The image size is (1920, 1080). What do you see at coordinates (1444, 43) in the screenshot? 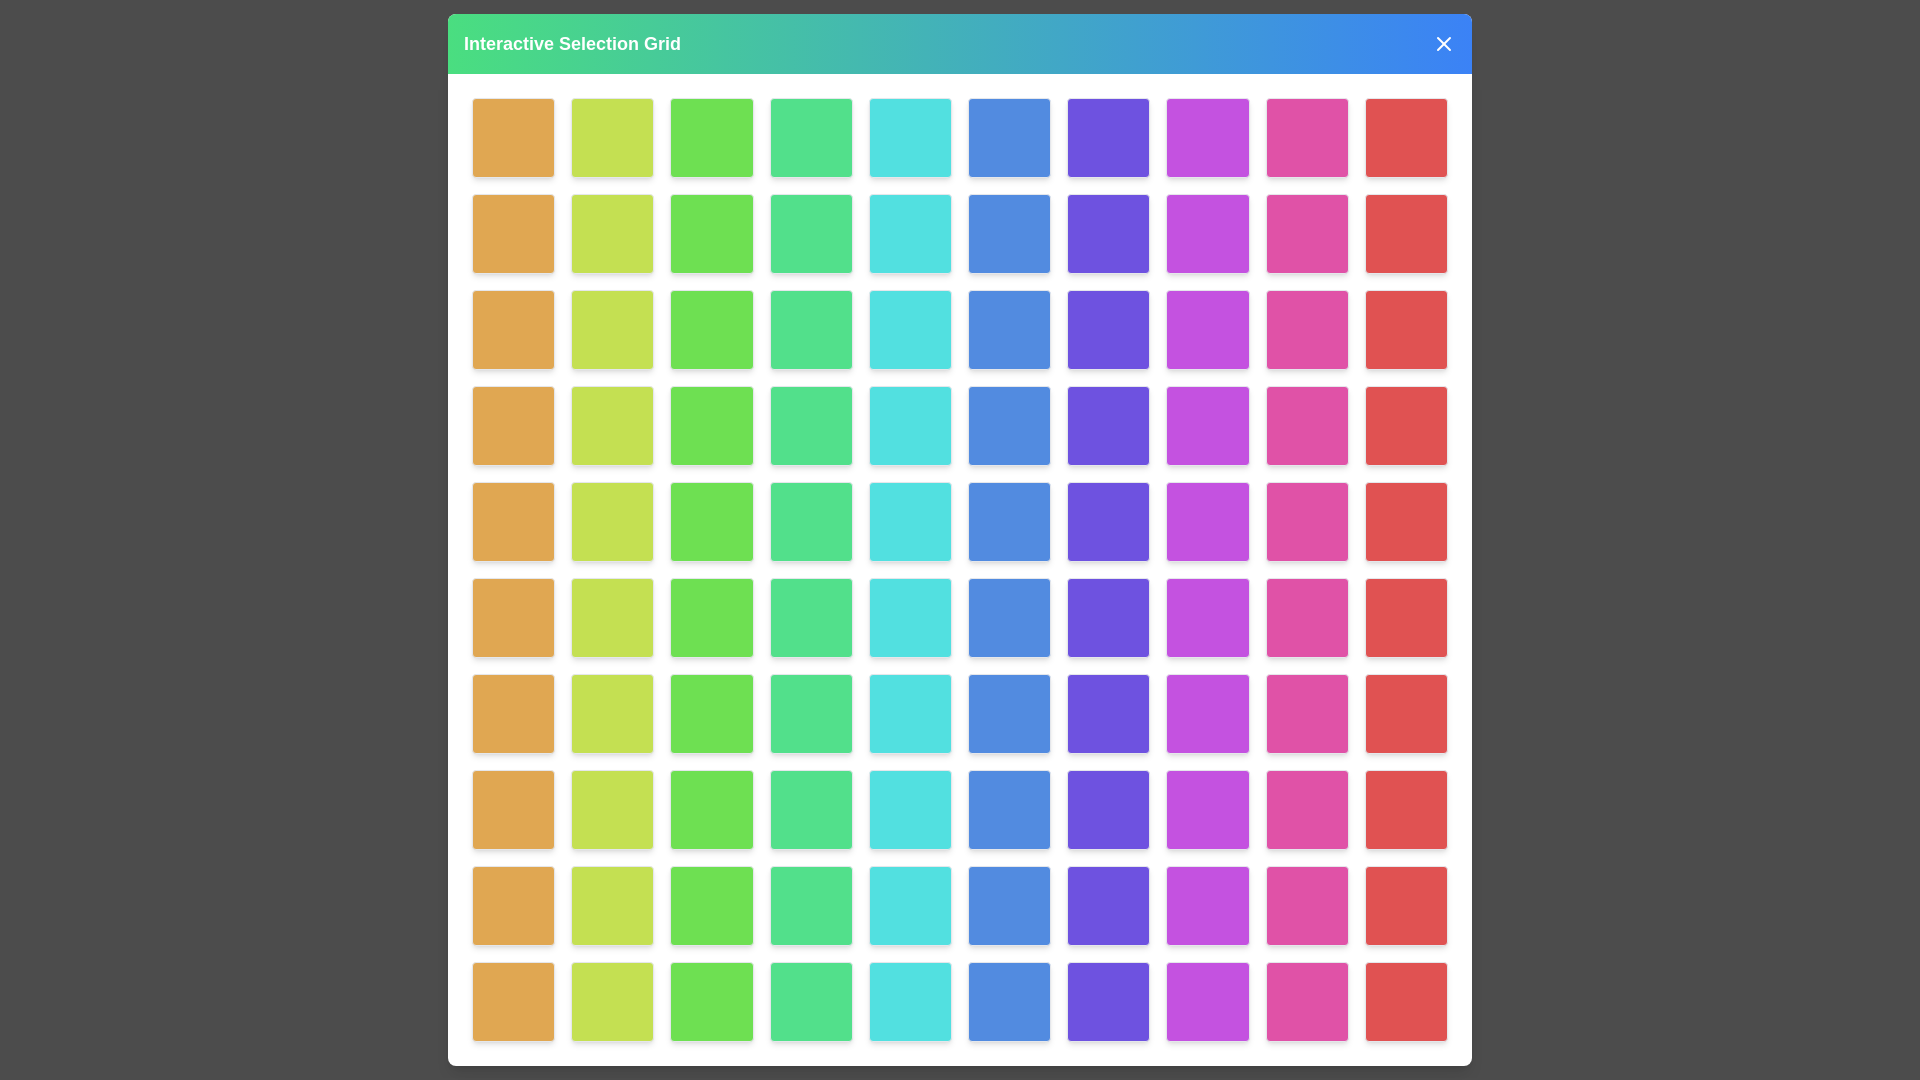
I see `the close button in the dialog header to close the dialog` at bounding box center [1444, 43].